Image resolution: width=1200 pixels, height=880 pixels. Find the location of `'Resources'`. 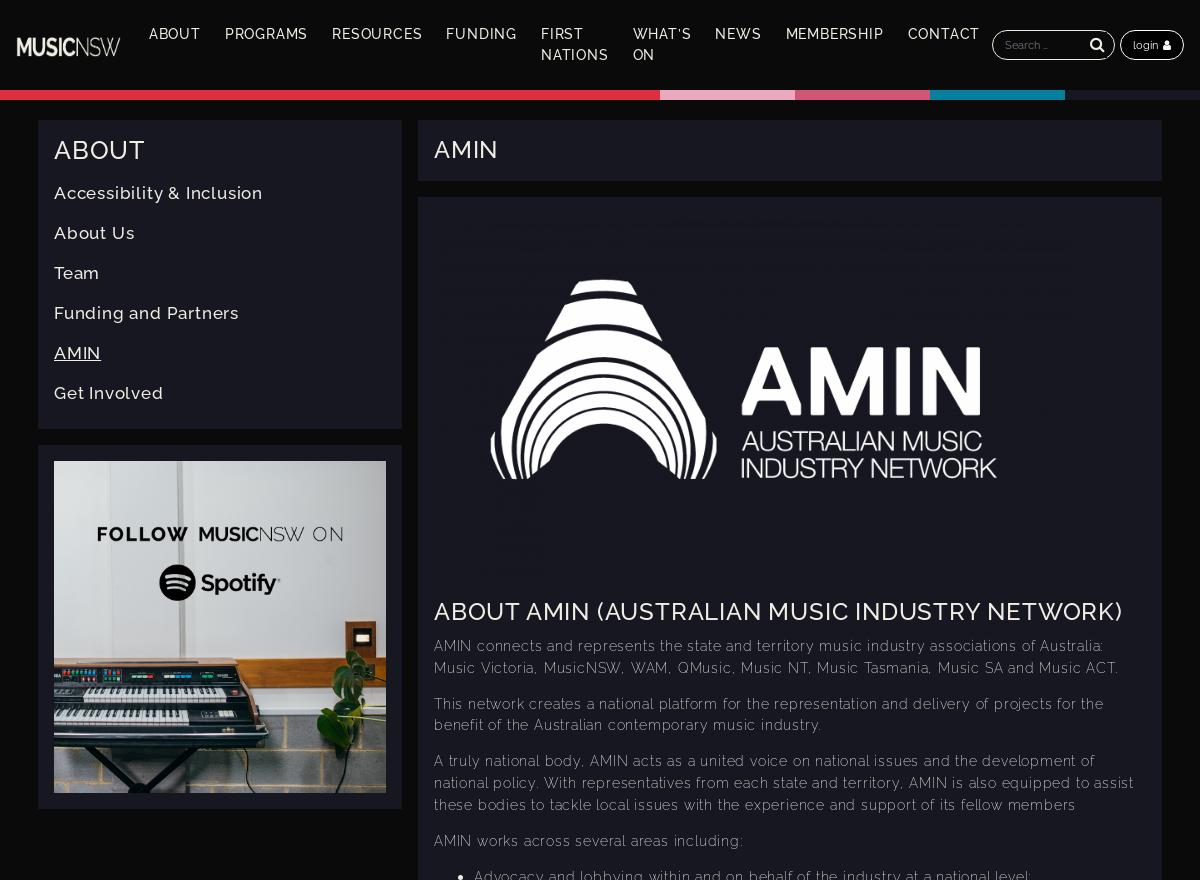

'Resources' is located at coordinates (377, 32).